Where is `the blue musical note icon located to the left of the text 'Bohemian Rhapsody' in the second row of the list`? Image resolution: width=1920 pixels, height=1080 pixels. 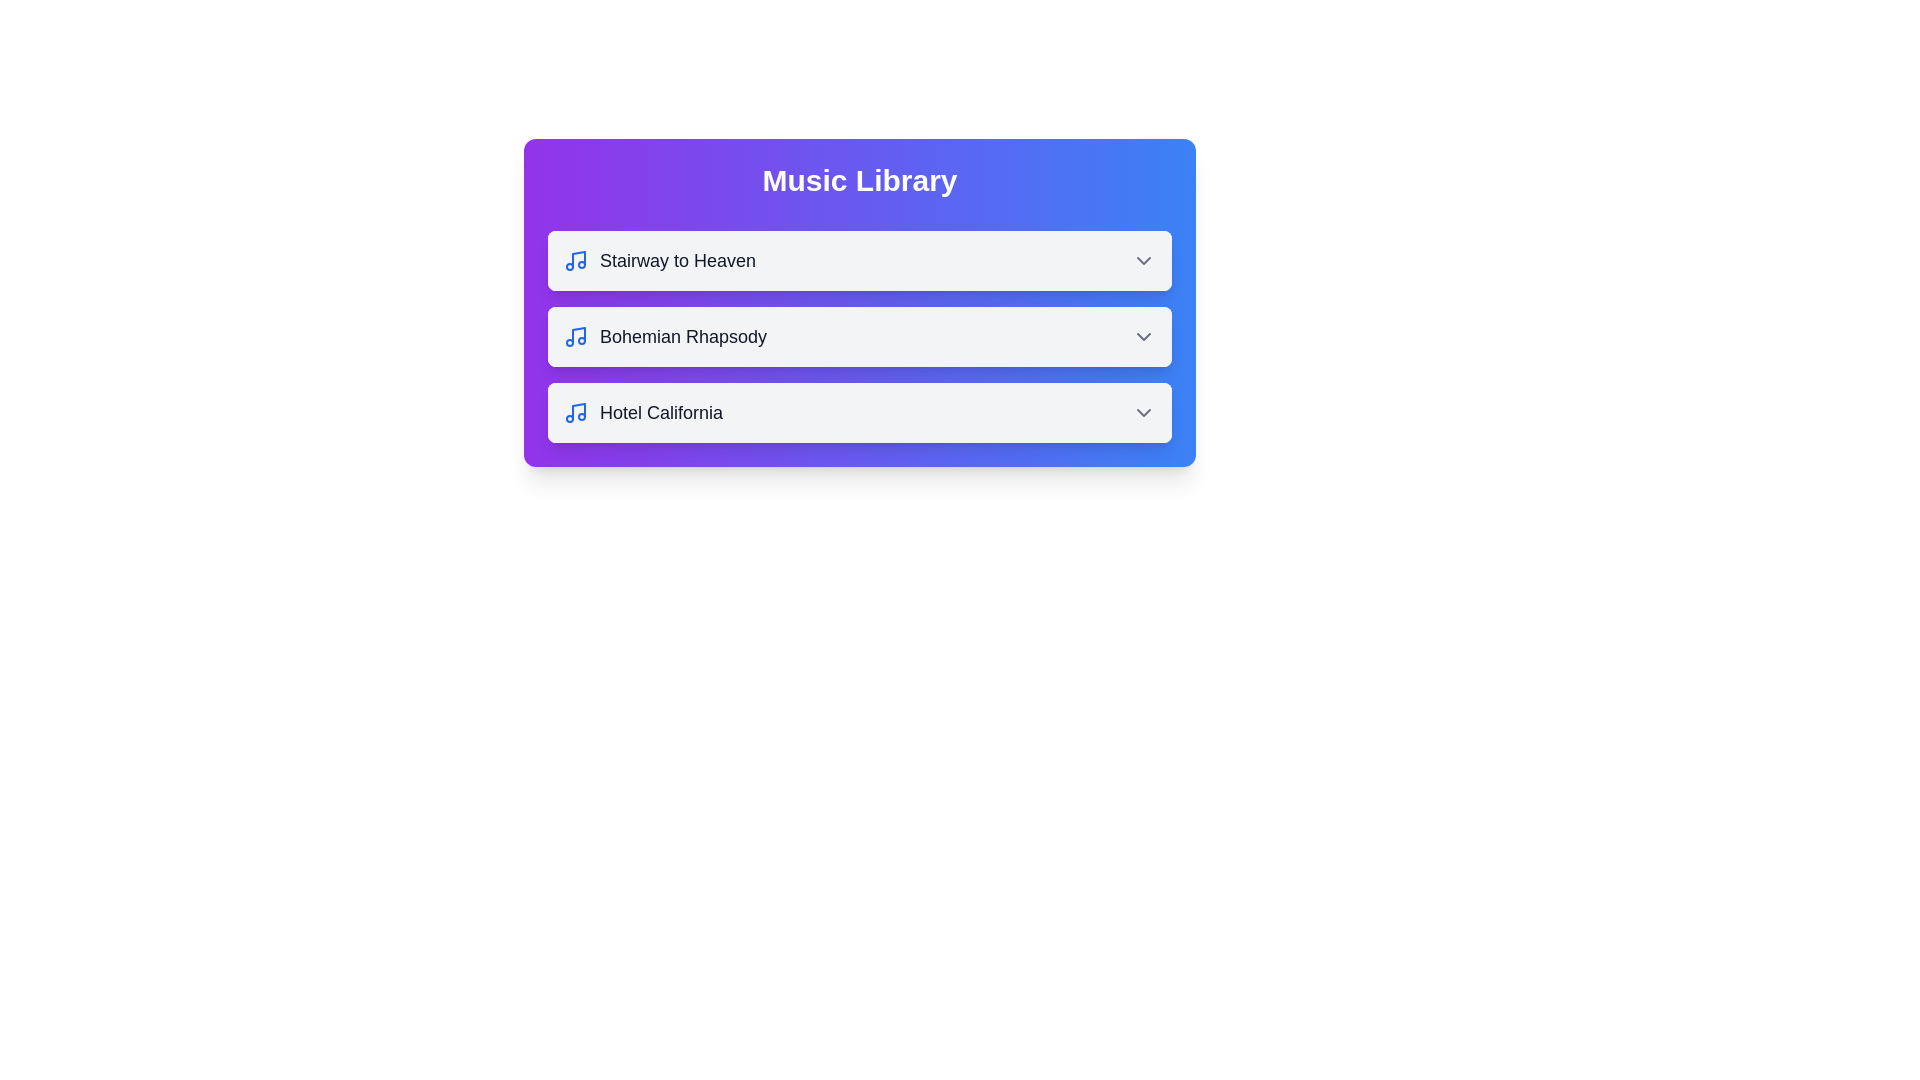
the blue musical note icon located to the left of the text 'Bohemian Rhapsody' in the second row of the list is located at coordinates (575, 335).